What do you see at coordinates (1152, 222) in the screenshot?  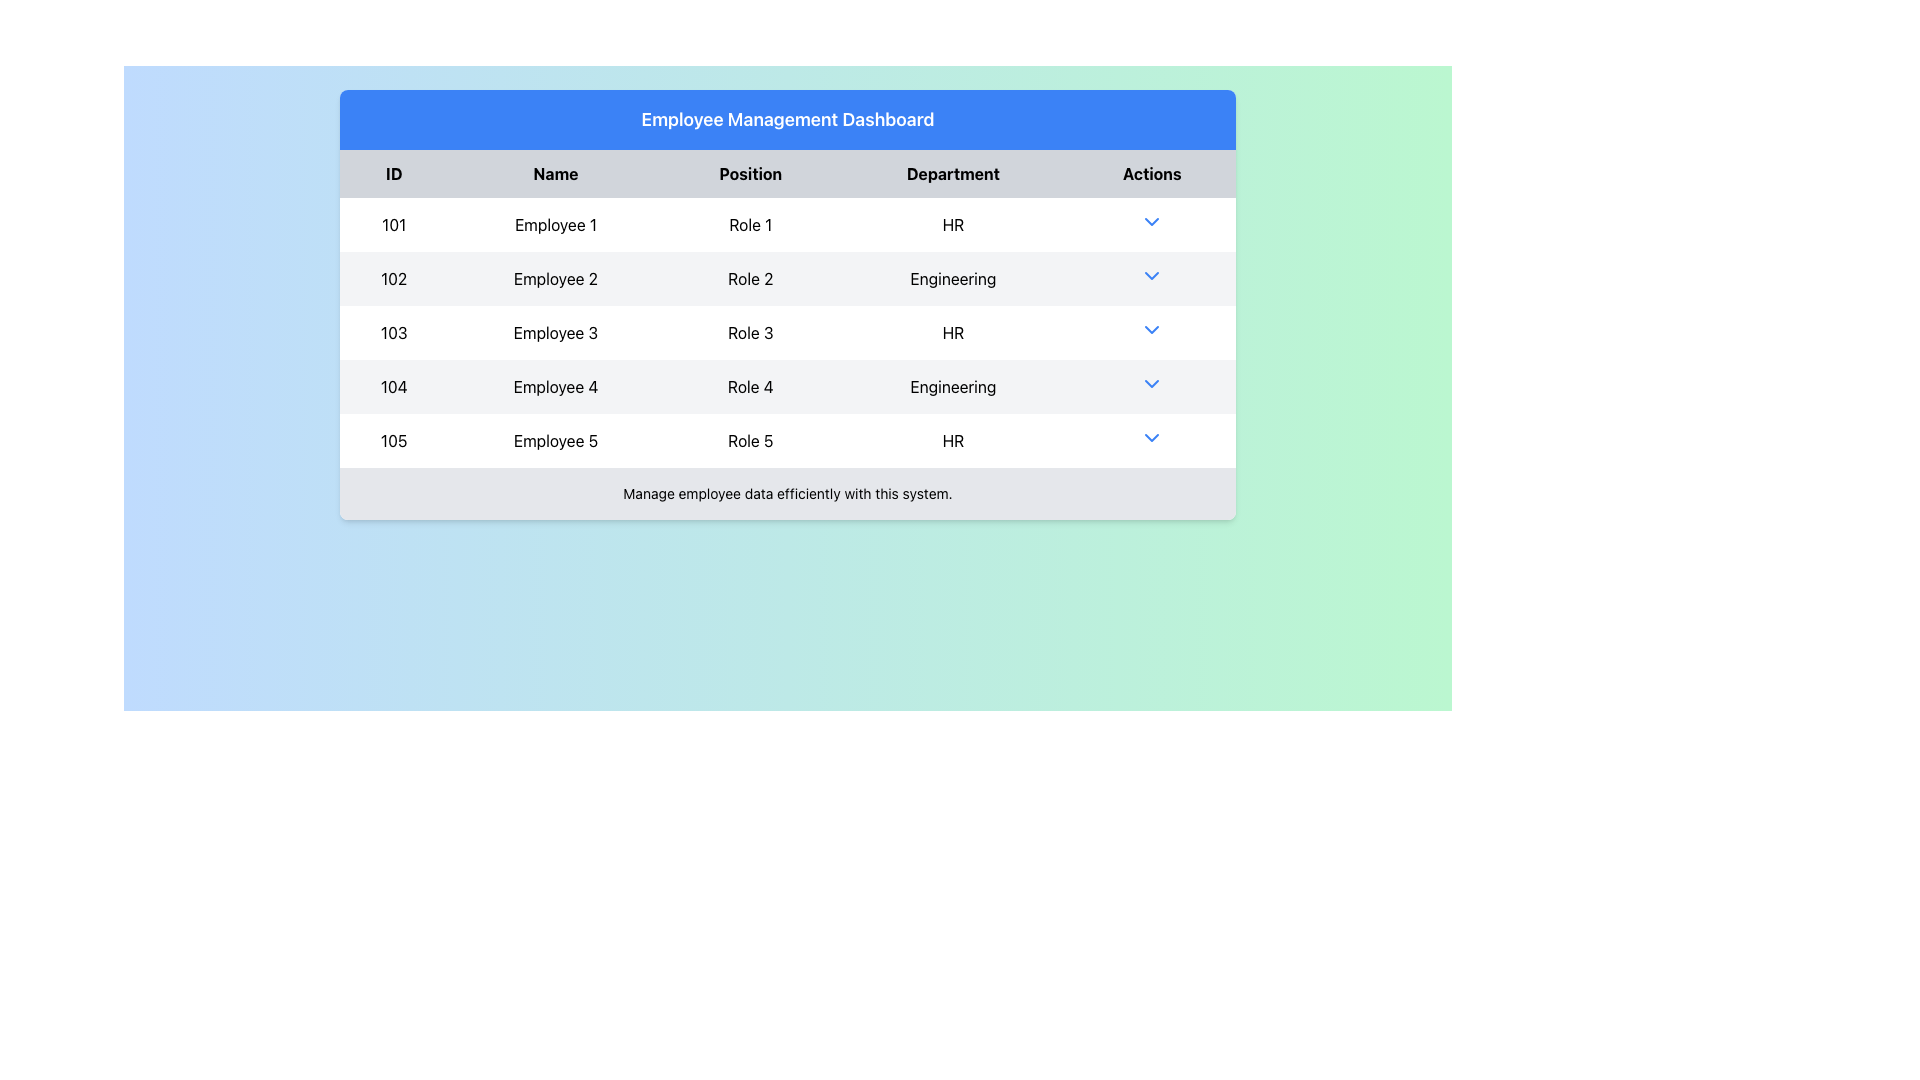 I see `the chevron button in the first row under the 'Actions' column of the table` at bounding box center [1152, 222].